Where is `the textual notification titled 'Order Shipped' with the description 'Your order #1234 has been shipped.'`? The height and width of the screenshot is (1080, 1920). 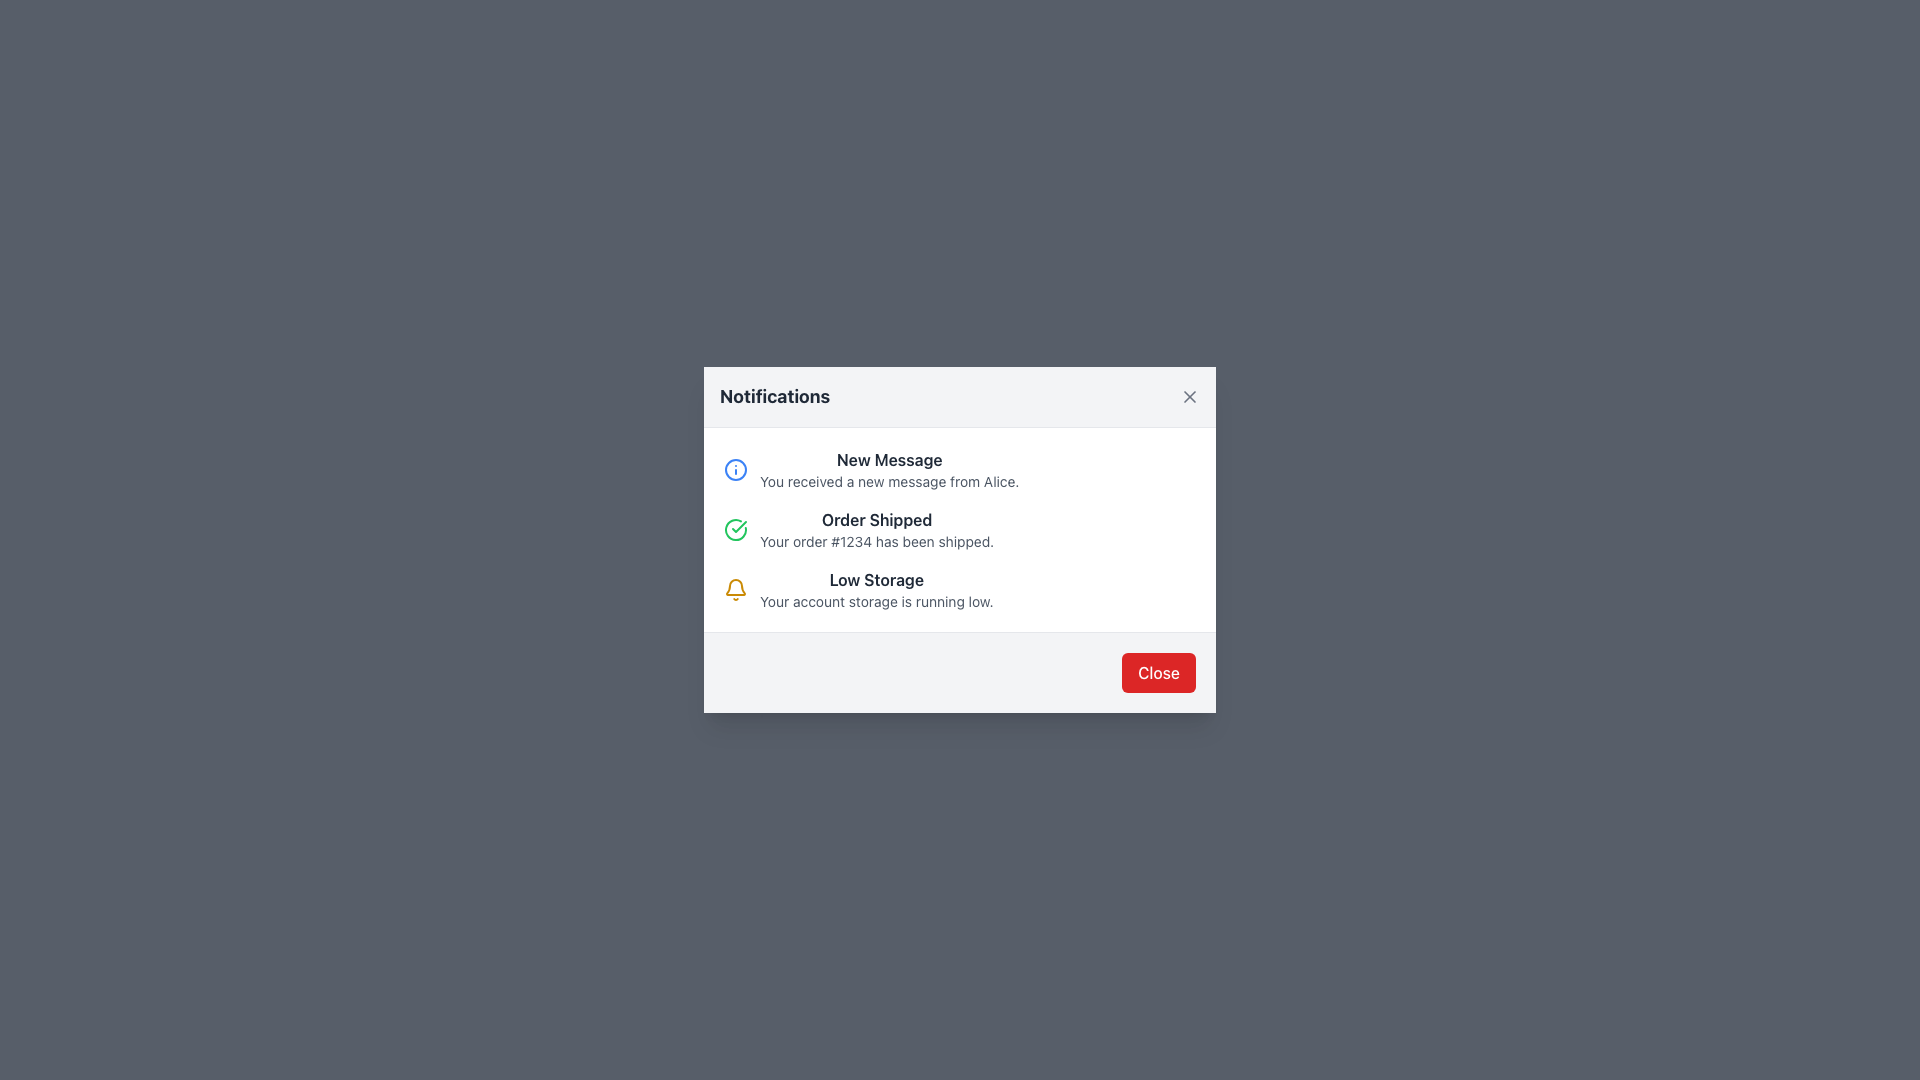 the textual notification titled 'Order Shipped' with the description 'Your order #1234 has been shipped.' is located at coordinates (877, 528).